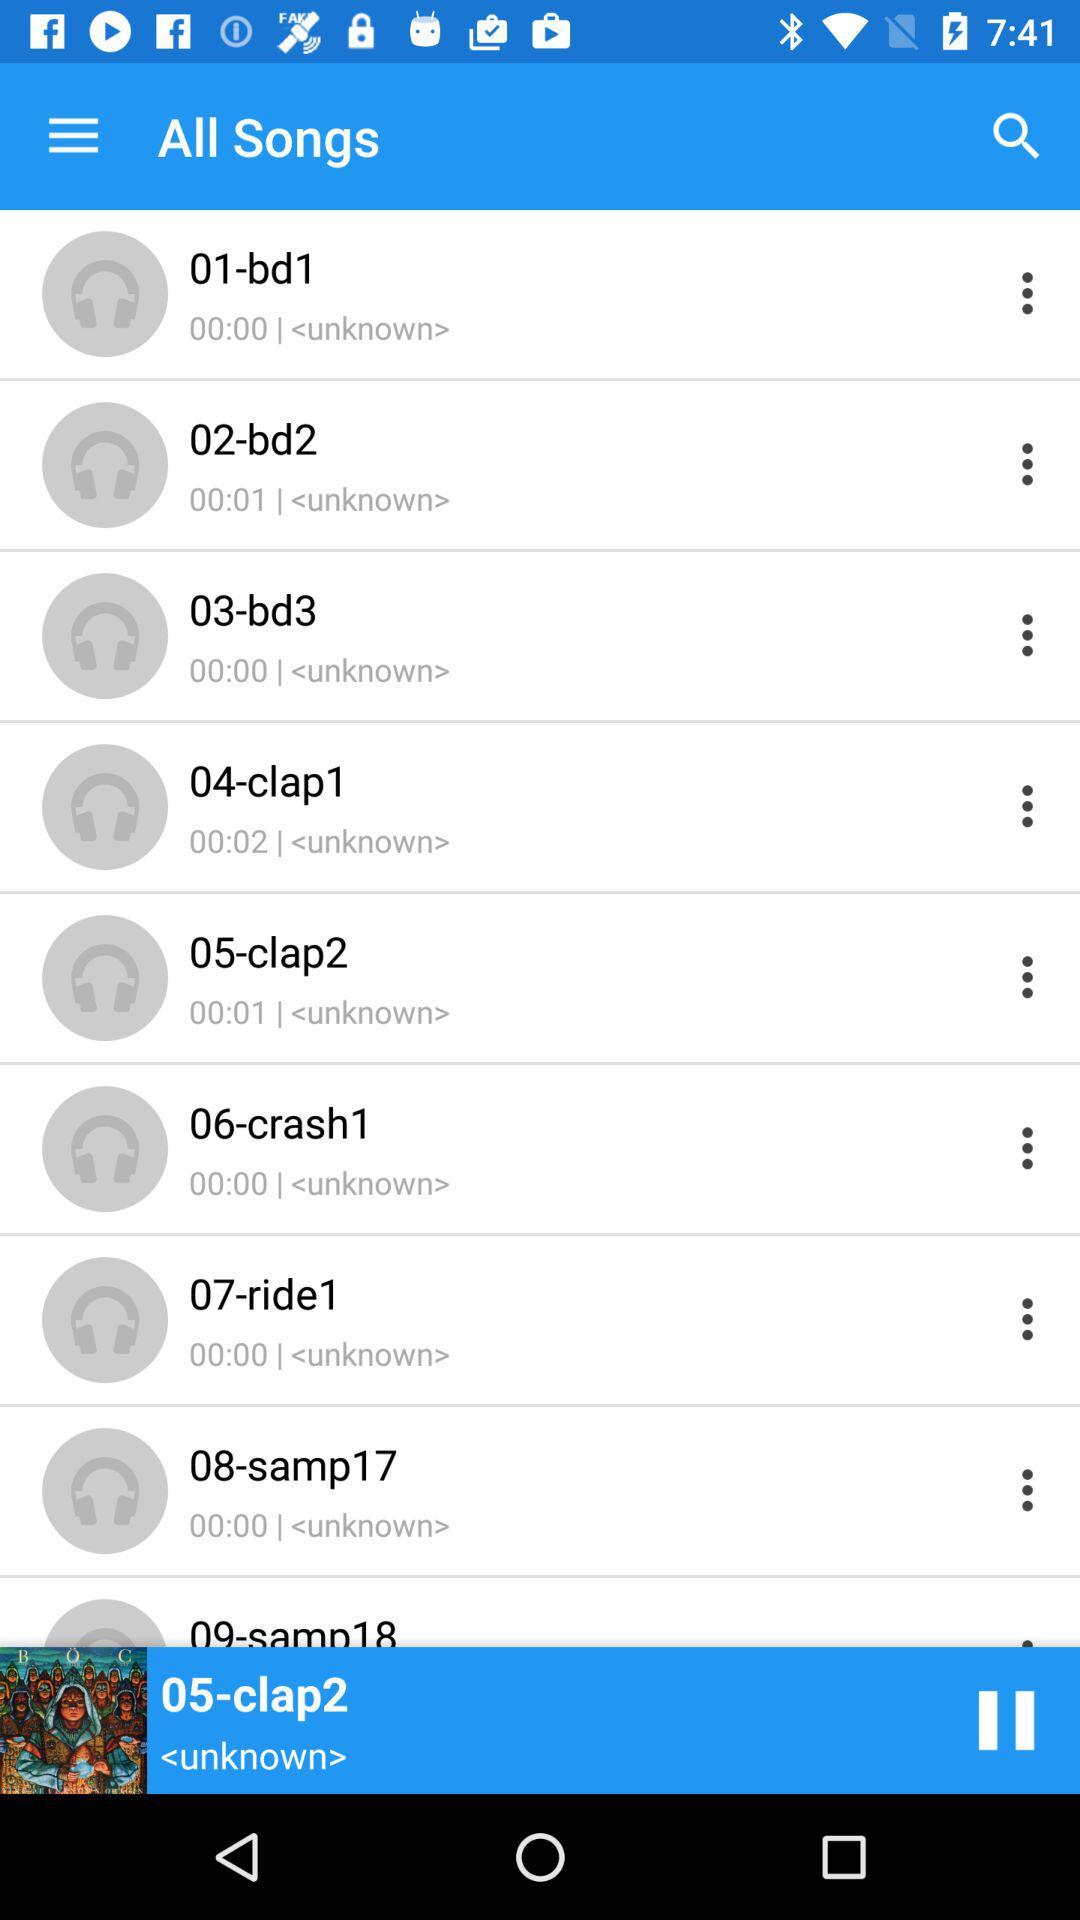 The image size is (1080, 1920). What do you see at coordinates (1027, 806) in the screenshot?
I see `open menu` at bounding box center [1027, 806].